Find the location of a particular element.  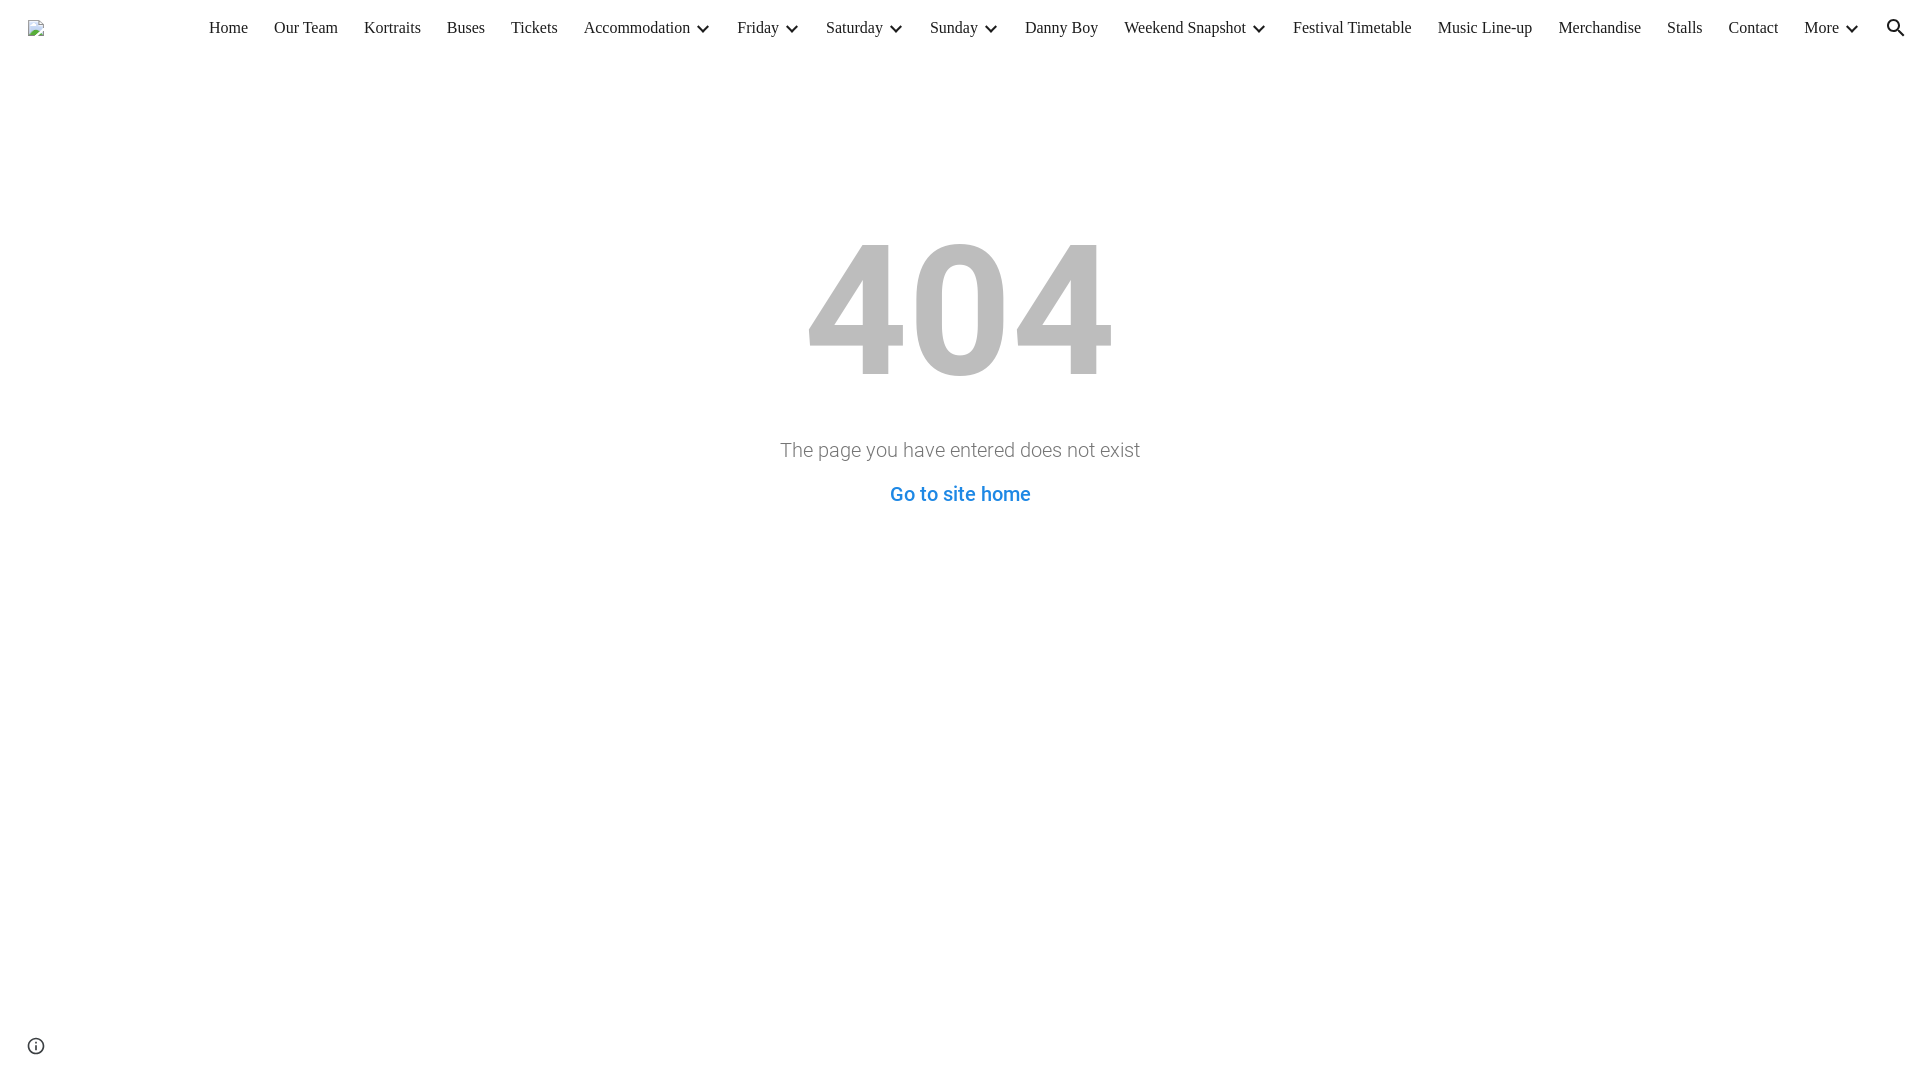

'Expand/Collapse' is located at coordinates (989, 27).